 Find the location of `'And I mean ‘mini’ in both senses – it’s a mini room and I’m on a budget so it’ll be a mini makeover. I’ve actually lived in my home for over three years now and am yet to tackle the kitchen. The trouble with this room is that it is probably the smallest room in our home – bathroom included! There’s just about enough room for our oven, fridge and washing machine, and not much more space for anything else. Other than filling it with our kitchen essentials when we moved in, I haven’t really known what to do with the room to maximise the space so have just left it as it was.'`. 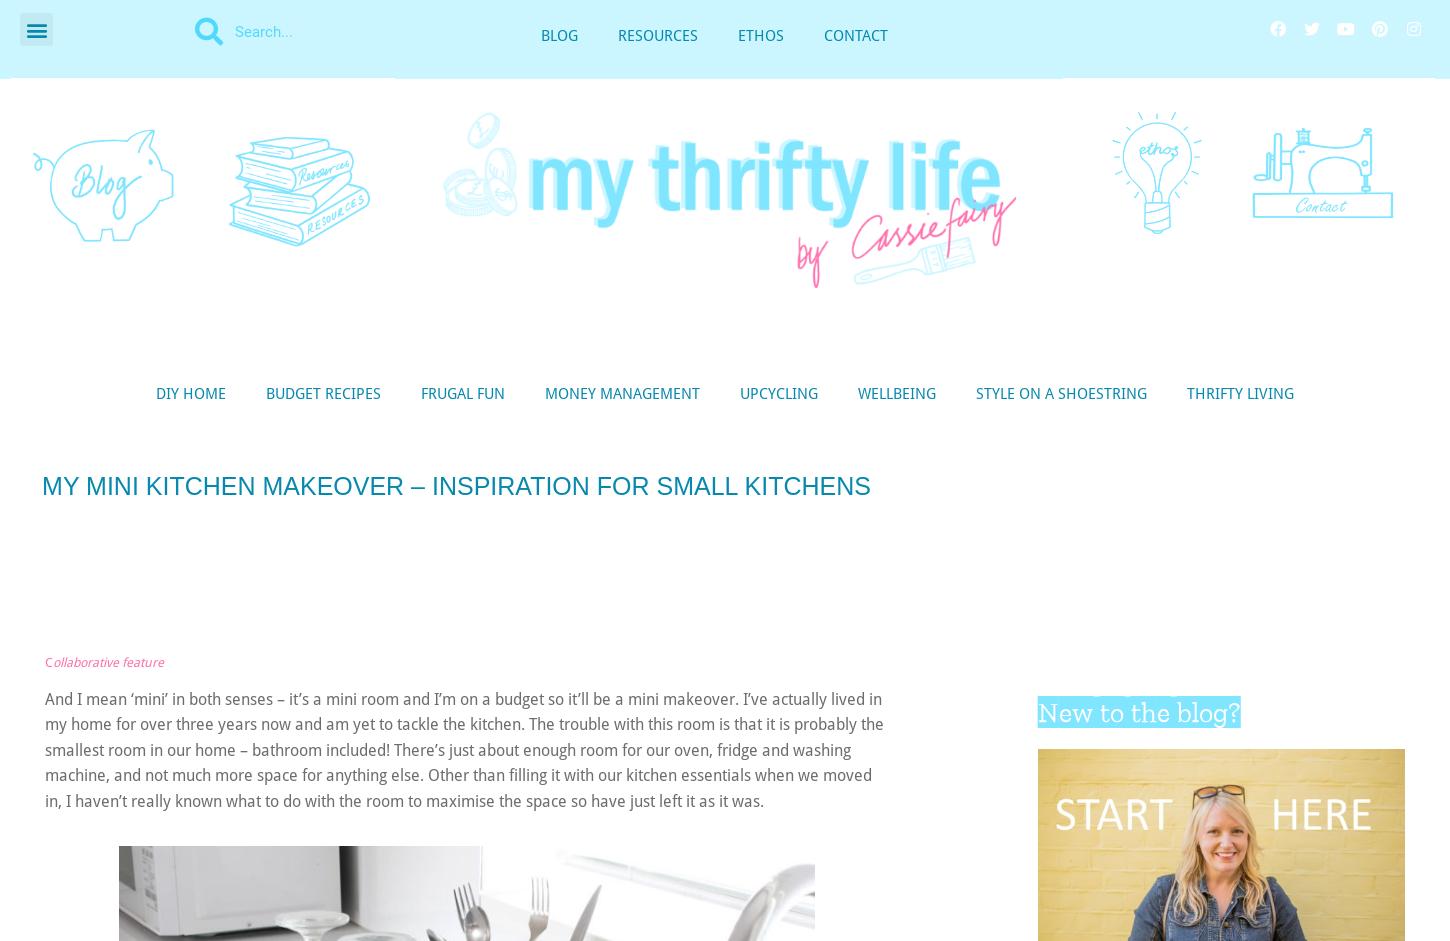

'And I mean ‘mini’ in both senses – it’s a mini room and I’m on a budget so it’ll be a mini makeover. I’ve actually lived in my home for over three years now and am yet to tackle the kitchen. The trouble with this room is that it is probably the smallest room in our home – bathroom included! There’s just about enough room for our oven, fridge and washing machine, and not much more space for anything else. Other than filling it with our kitchen essentials when we moved in, I haven’t really known what to do with the room to maximise the space so have just left it as it was.' is located at coordinates (463, 748).